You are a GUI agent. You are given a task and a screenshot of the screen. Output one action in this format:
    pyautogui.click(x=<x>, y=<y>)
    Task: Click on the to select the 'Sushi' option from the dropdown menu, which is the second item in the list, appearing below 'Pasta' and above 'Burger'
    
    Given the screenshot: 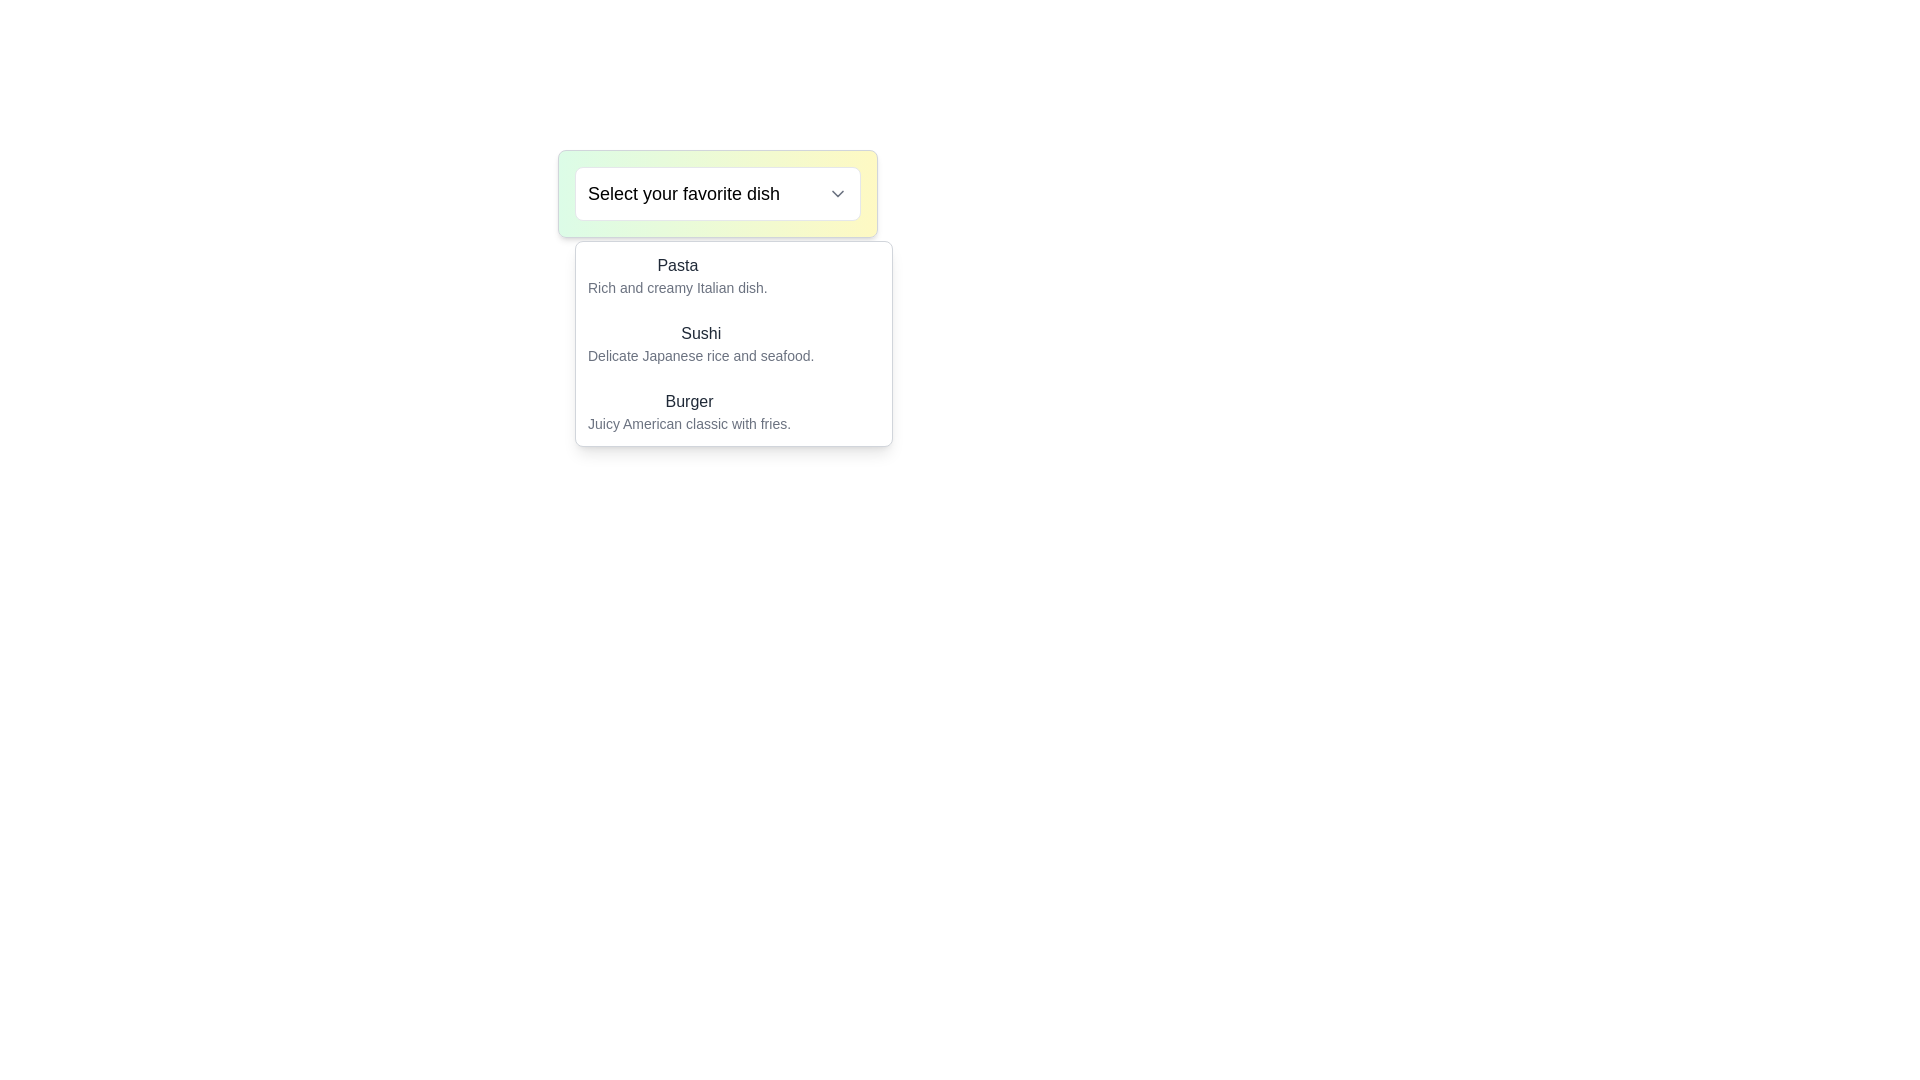 What is the action you would take?
    pyautogui.click(x=700, y=342)
    